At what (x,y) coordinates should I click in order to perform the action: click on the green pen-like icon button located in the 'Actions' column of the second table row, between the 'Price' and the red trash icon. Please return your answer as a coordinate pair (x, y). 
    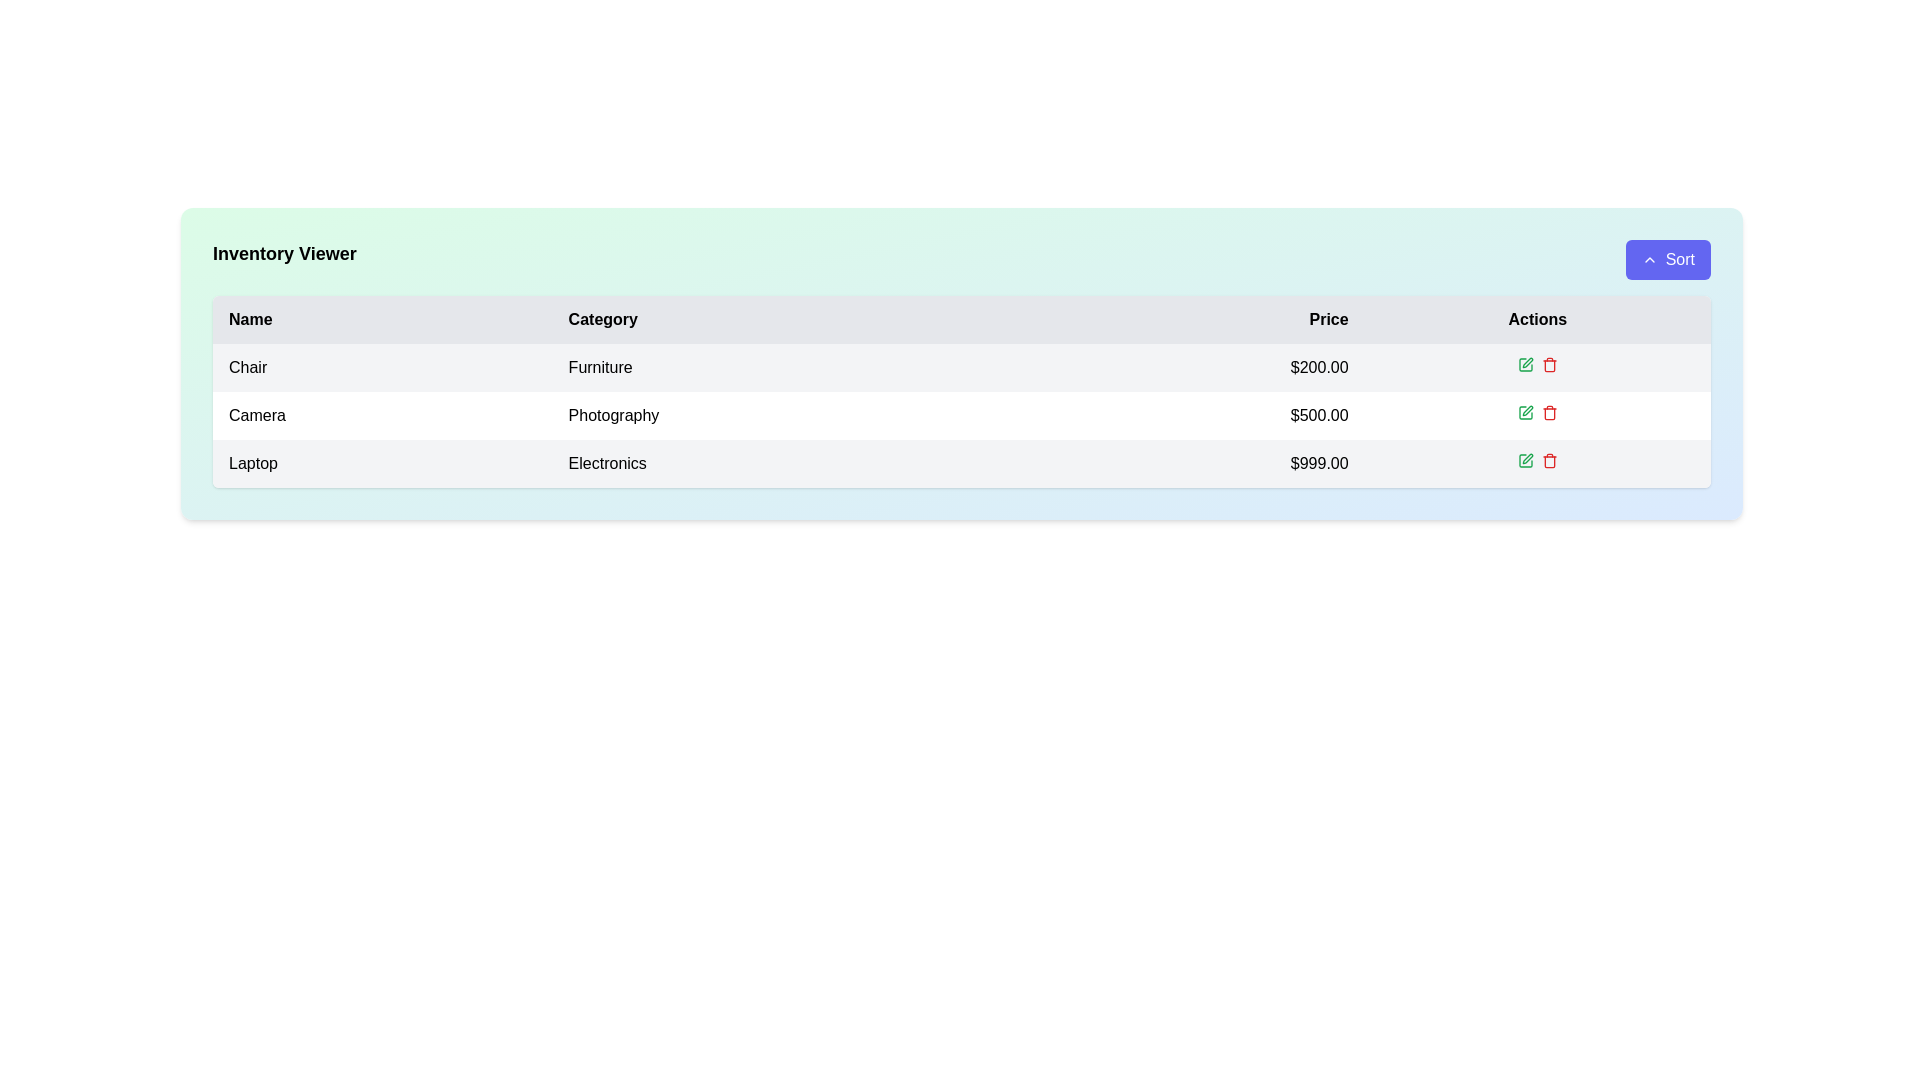
    Looking at the image, I should click on (1524, 411).